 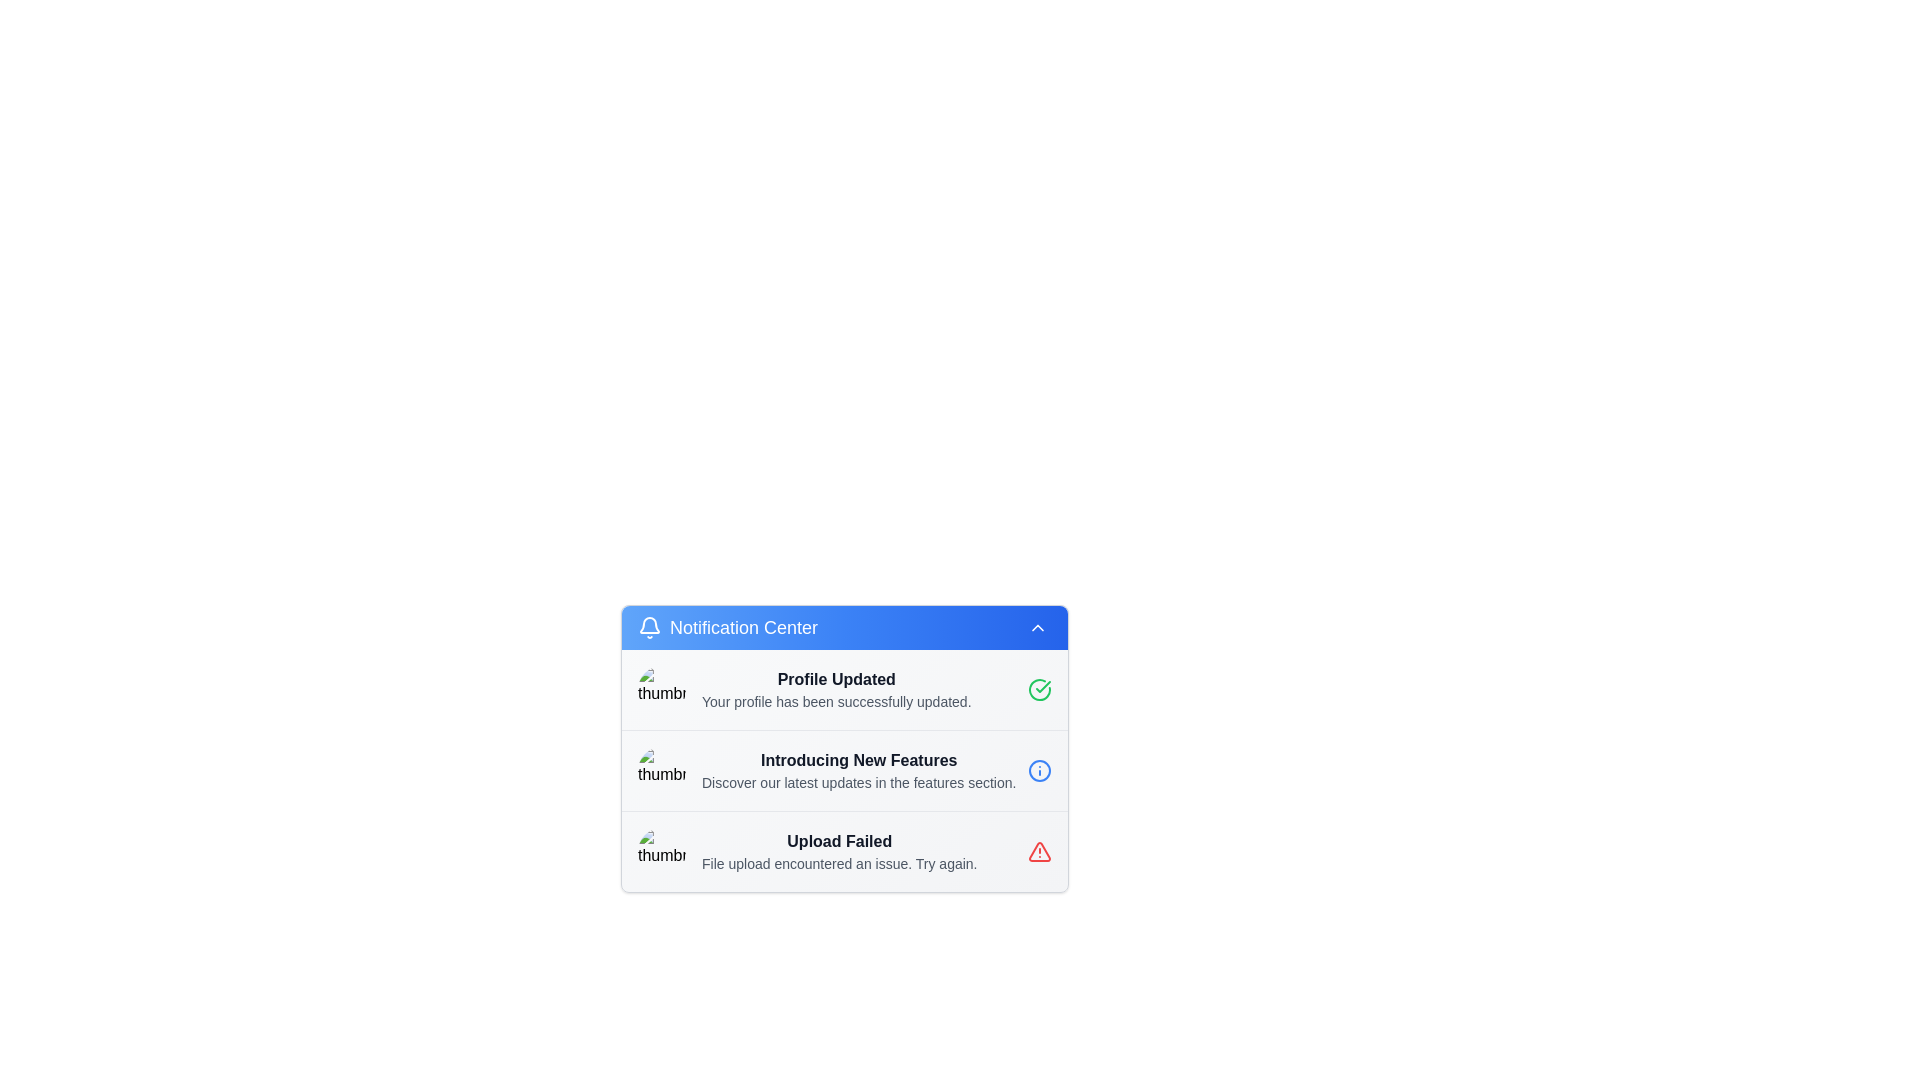 I want to click on text content of the static notification block titled 'Introducing New Features' located in the middle section of the notification center, so click(x=859, y=770).